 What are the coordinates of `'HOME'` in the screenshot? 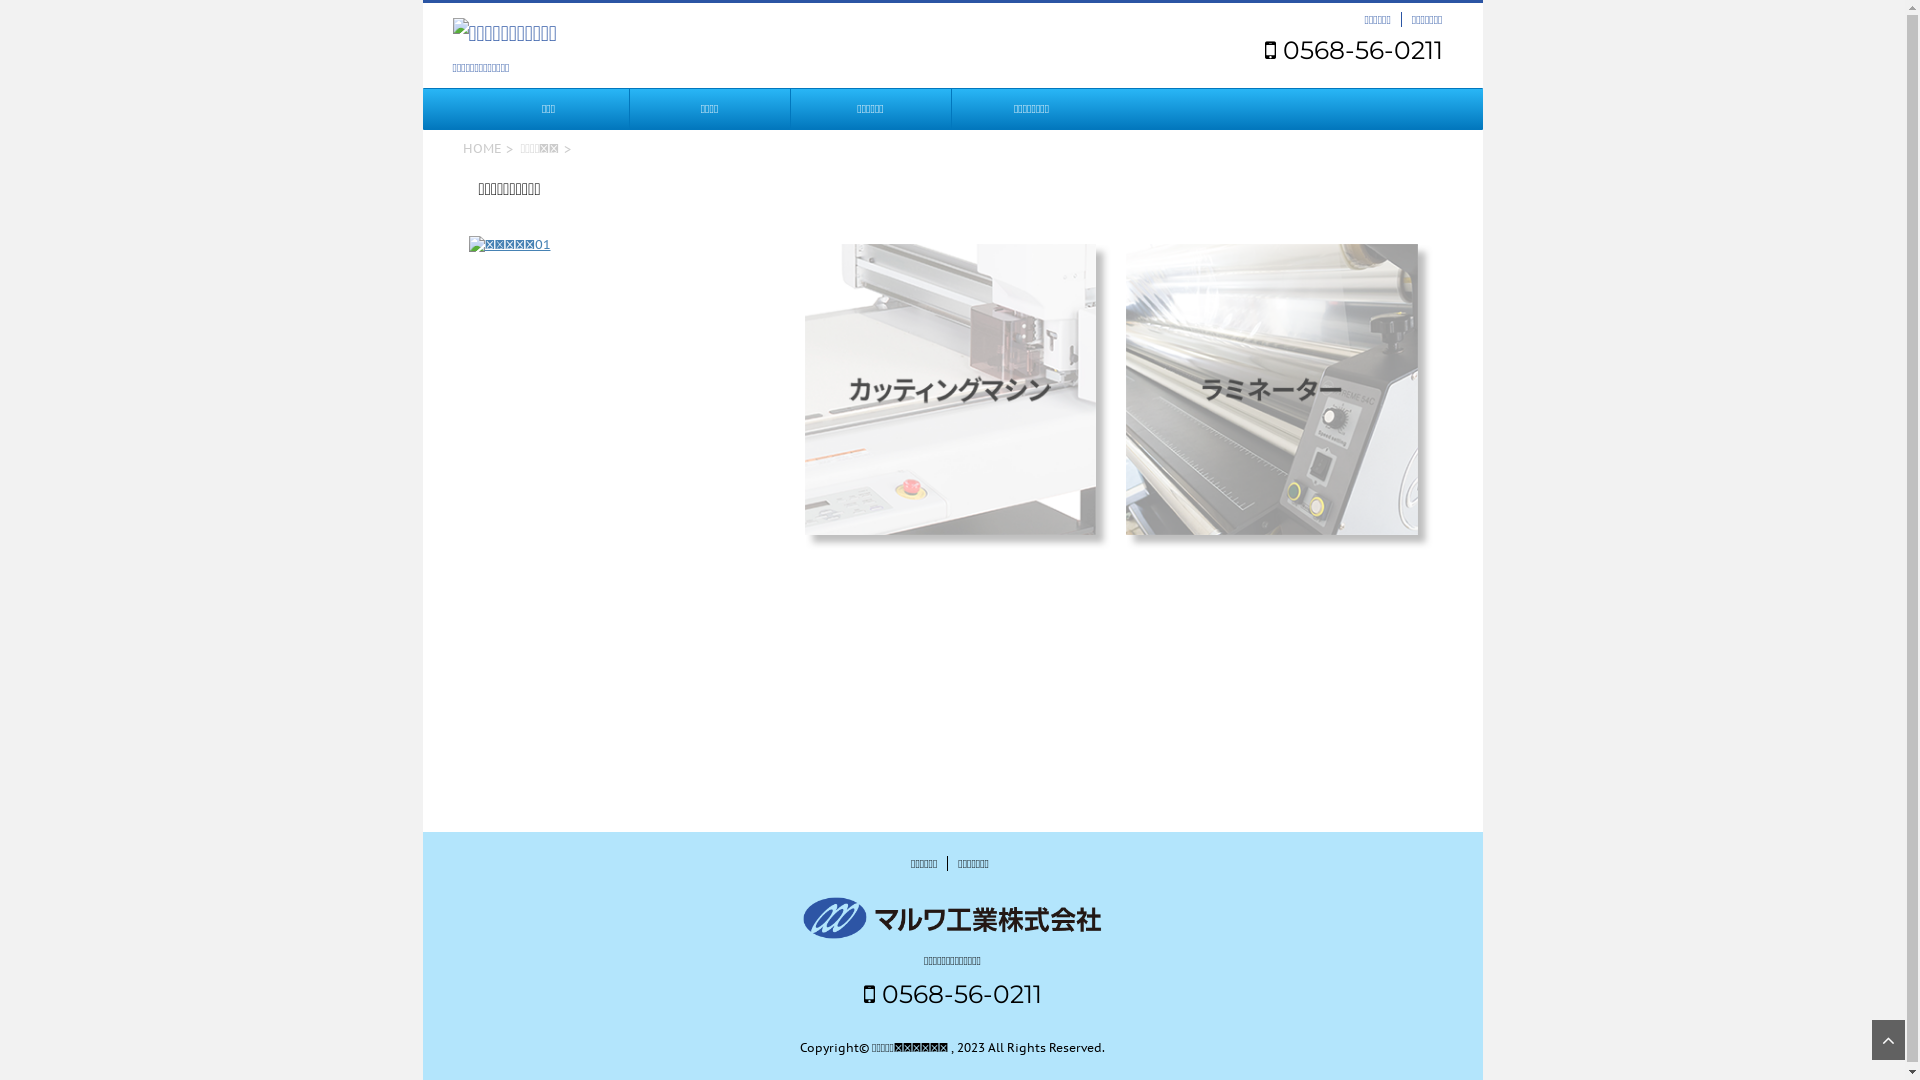 It's located at (481, 147).